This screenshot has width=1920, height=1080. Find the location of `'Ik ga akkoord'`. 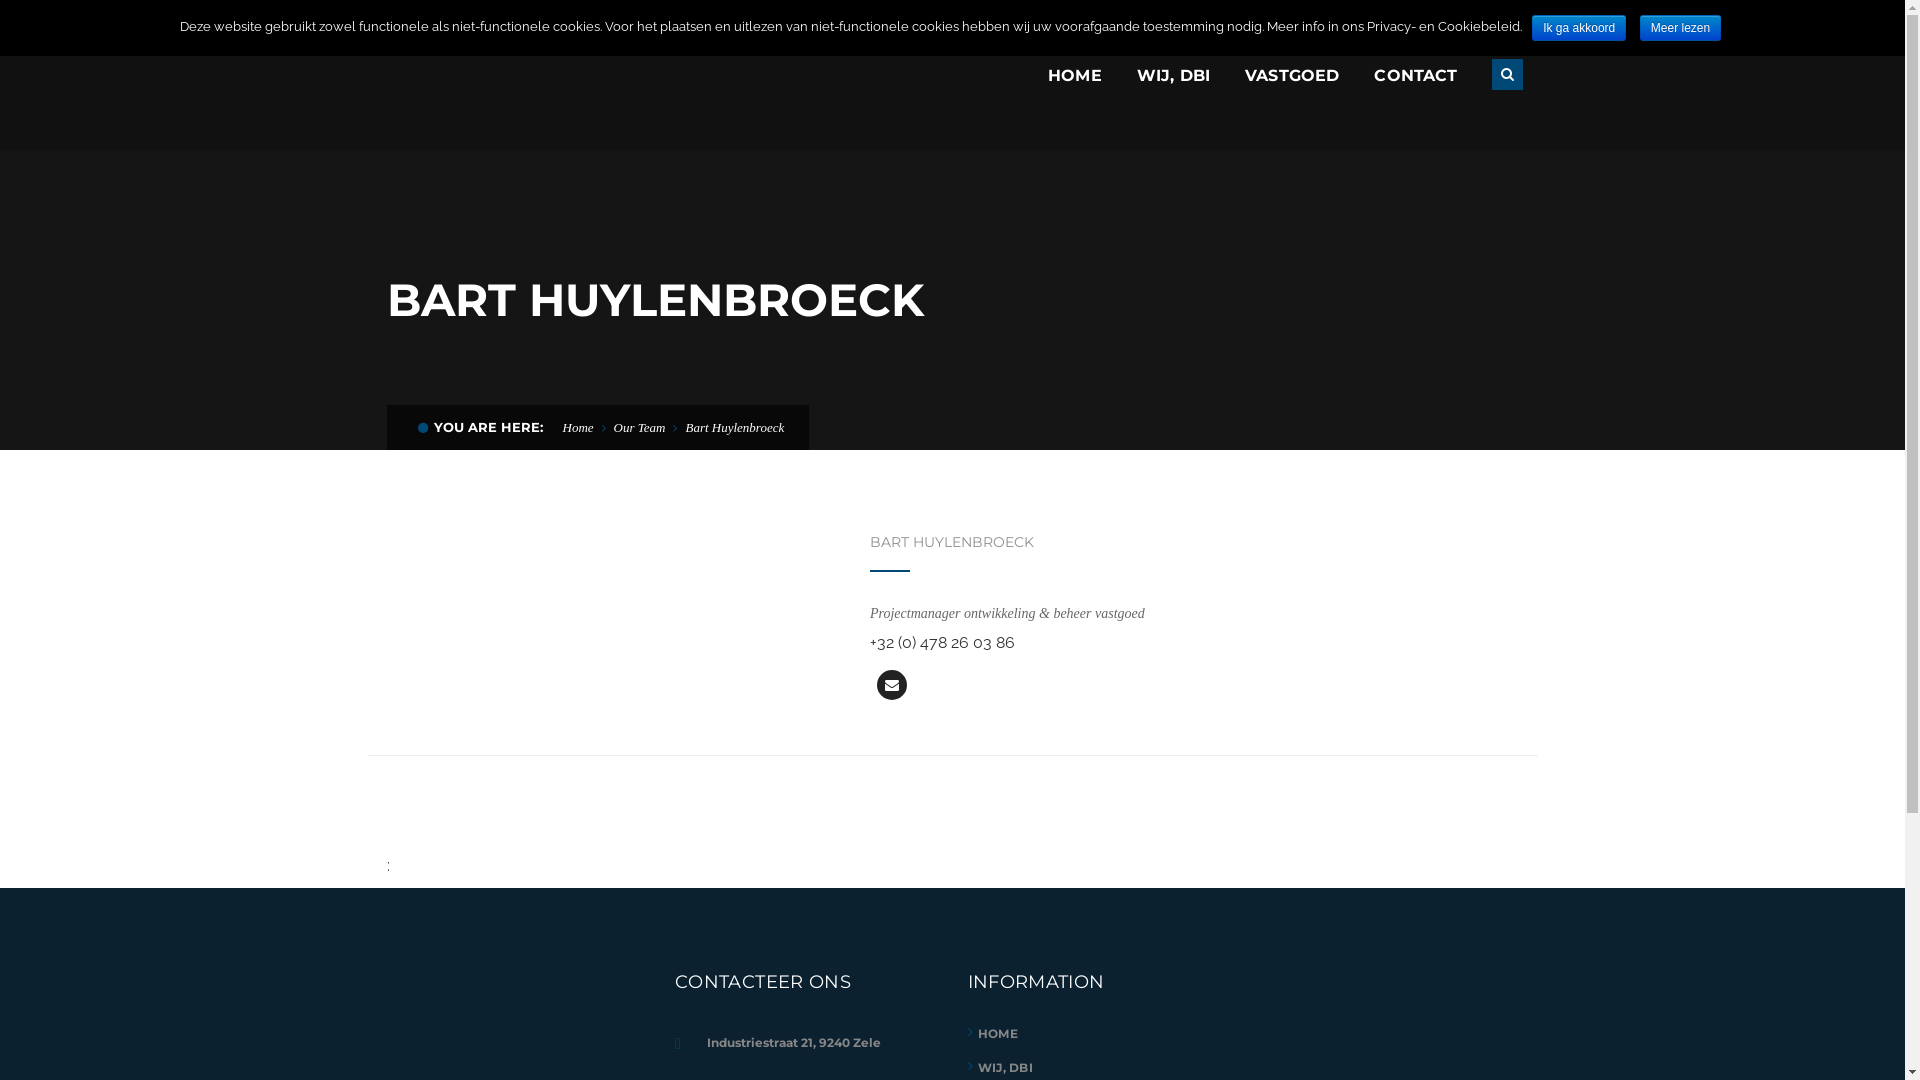

'Ik ga akkoord' is located at coordinates (1578, 27).